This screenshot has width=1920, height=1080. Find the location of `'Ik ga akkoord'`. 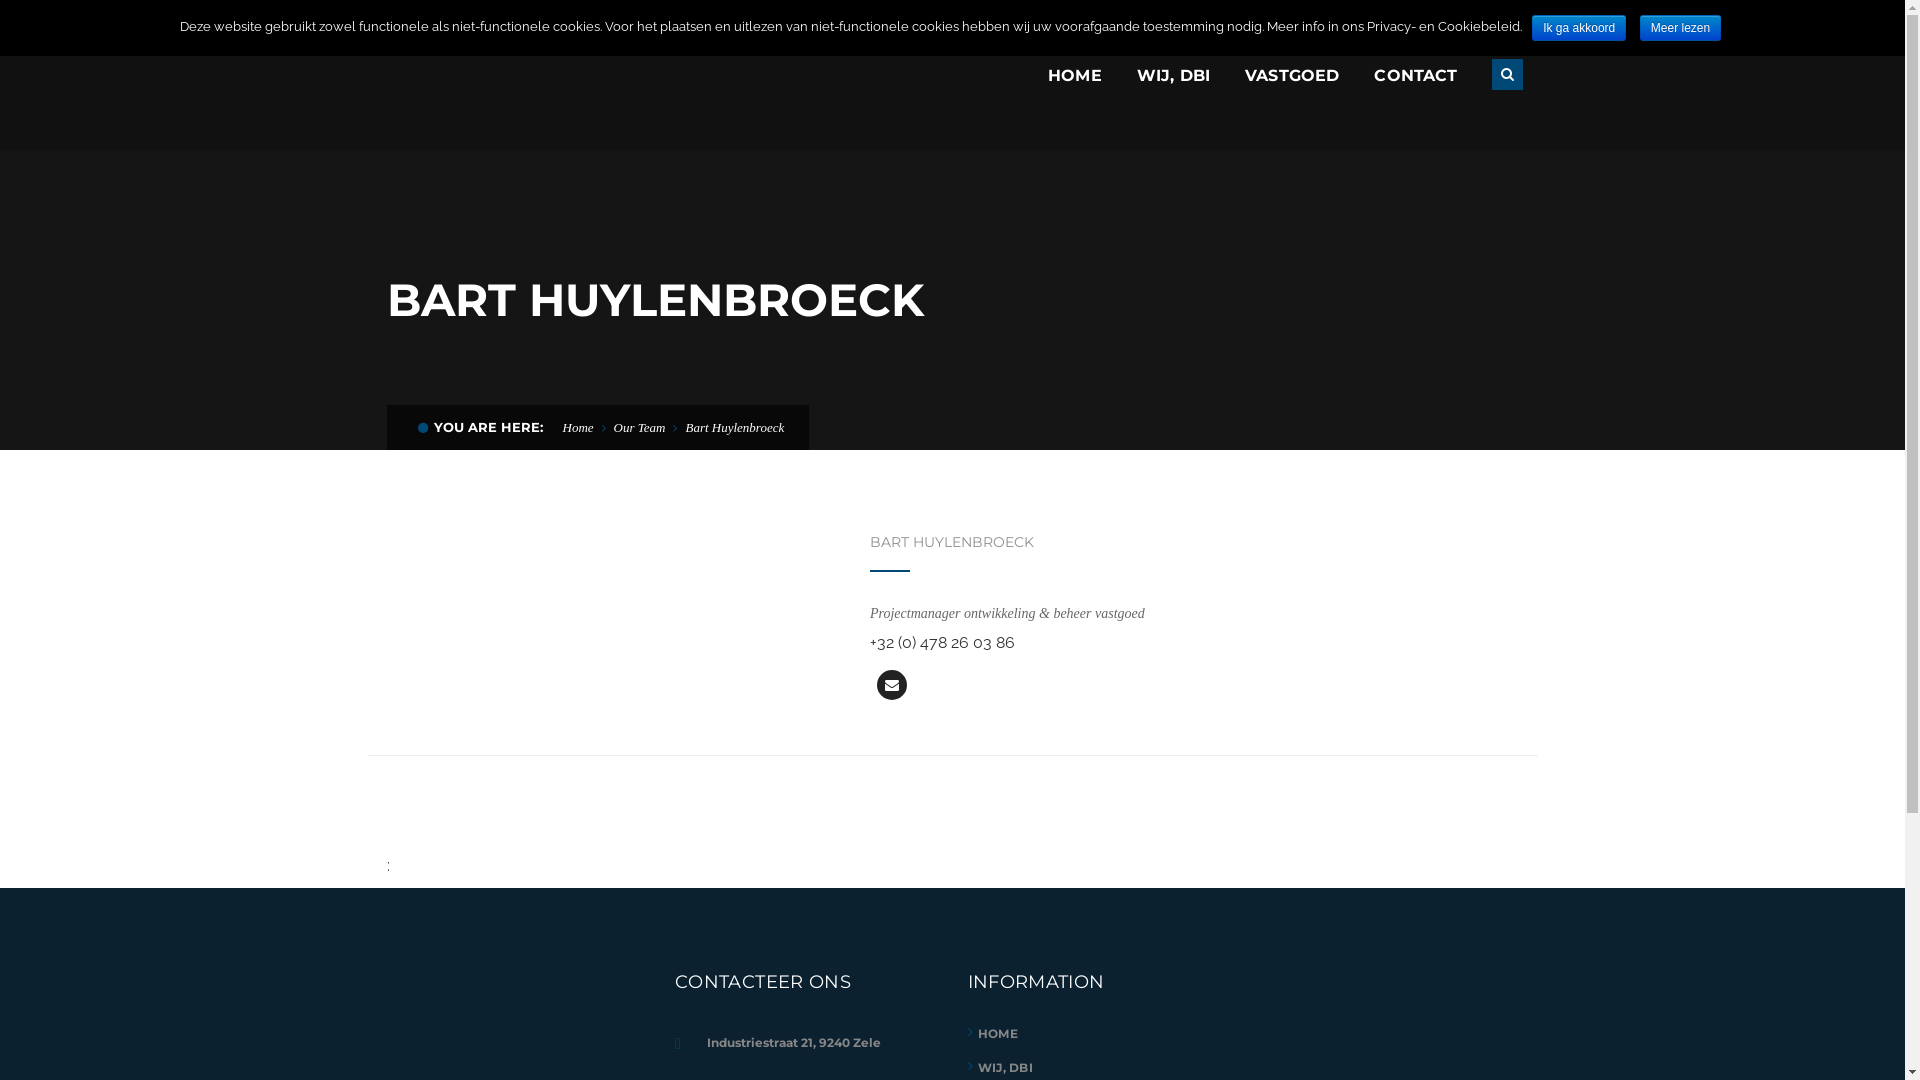

'Ik ga akkoord' is located at coordinates (1578, 27).